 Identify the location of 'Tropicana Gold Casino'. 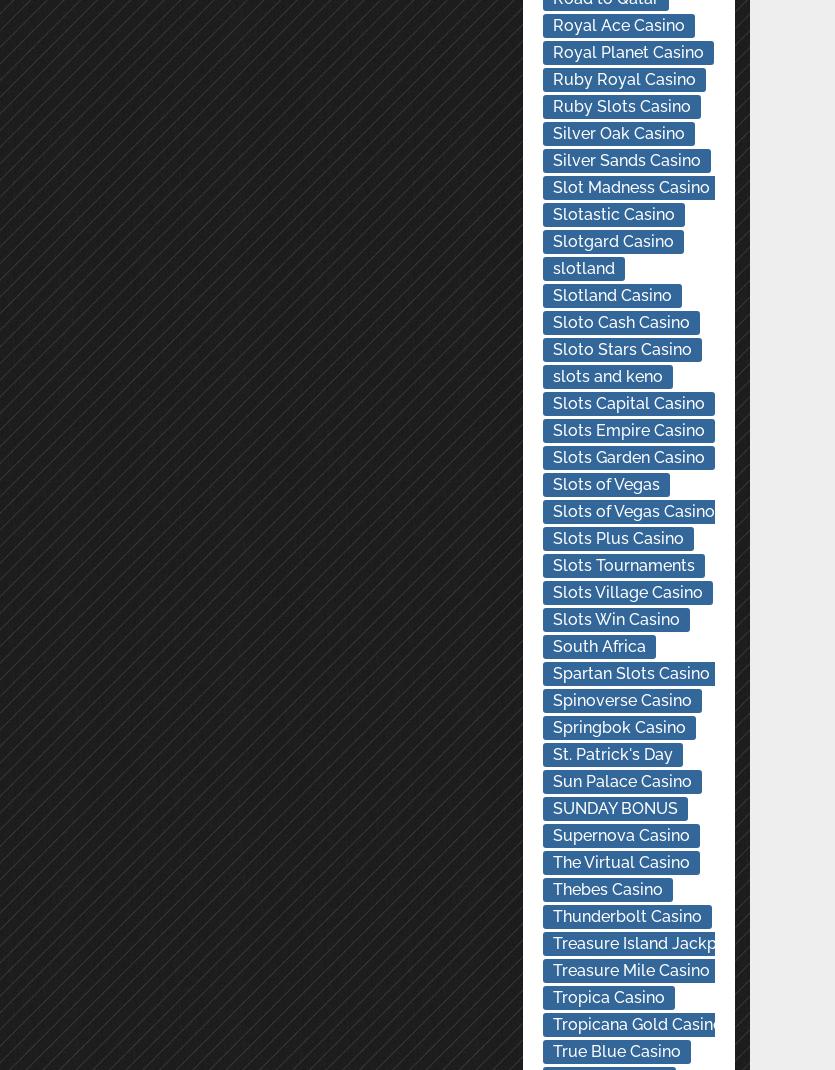
(552, 1024).